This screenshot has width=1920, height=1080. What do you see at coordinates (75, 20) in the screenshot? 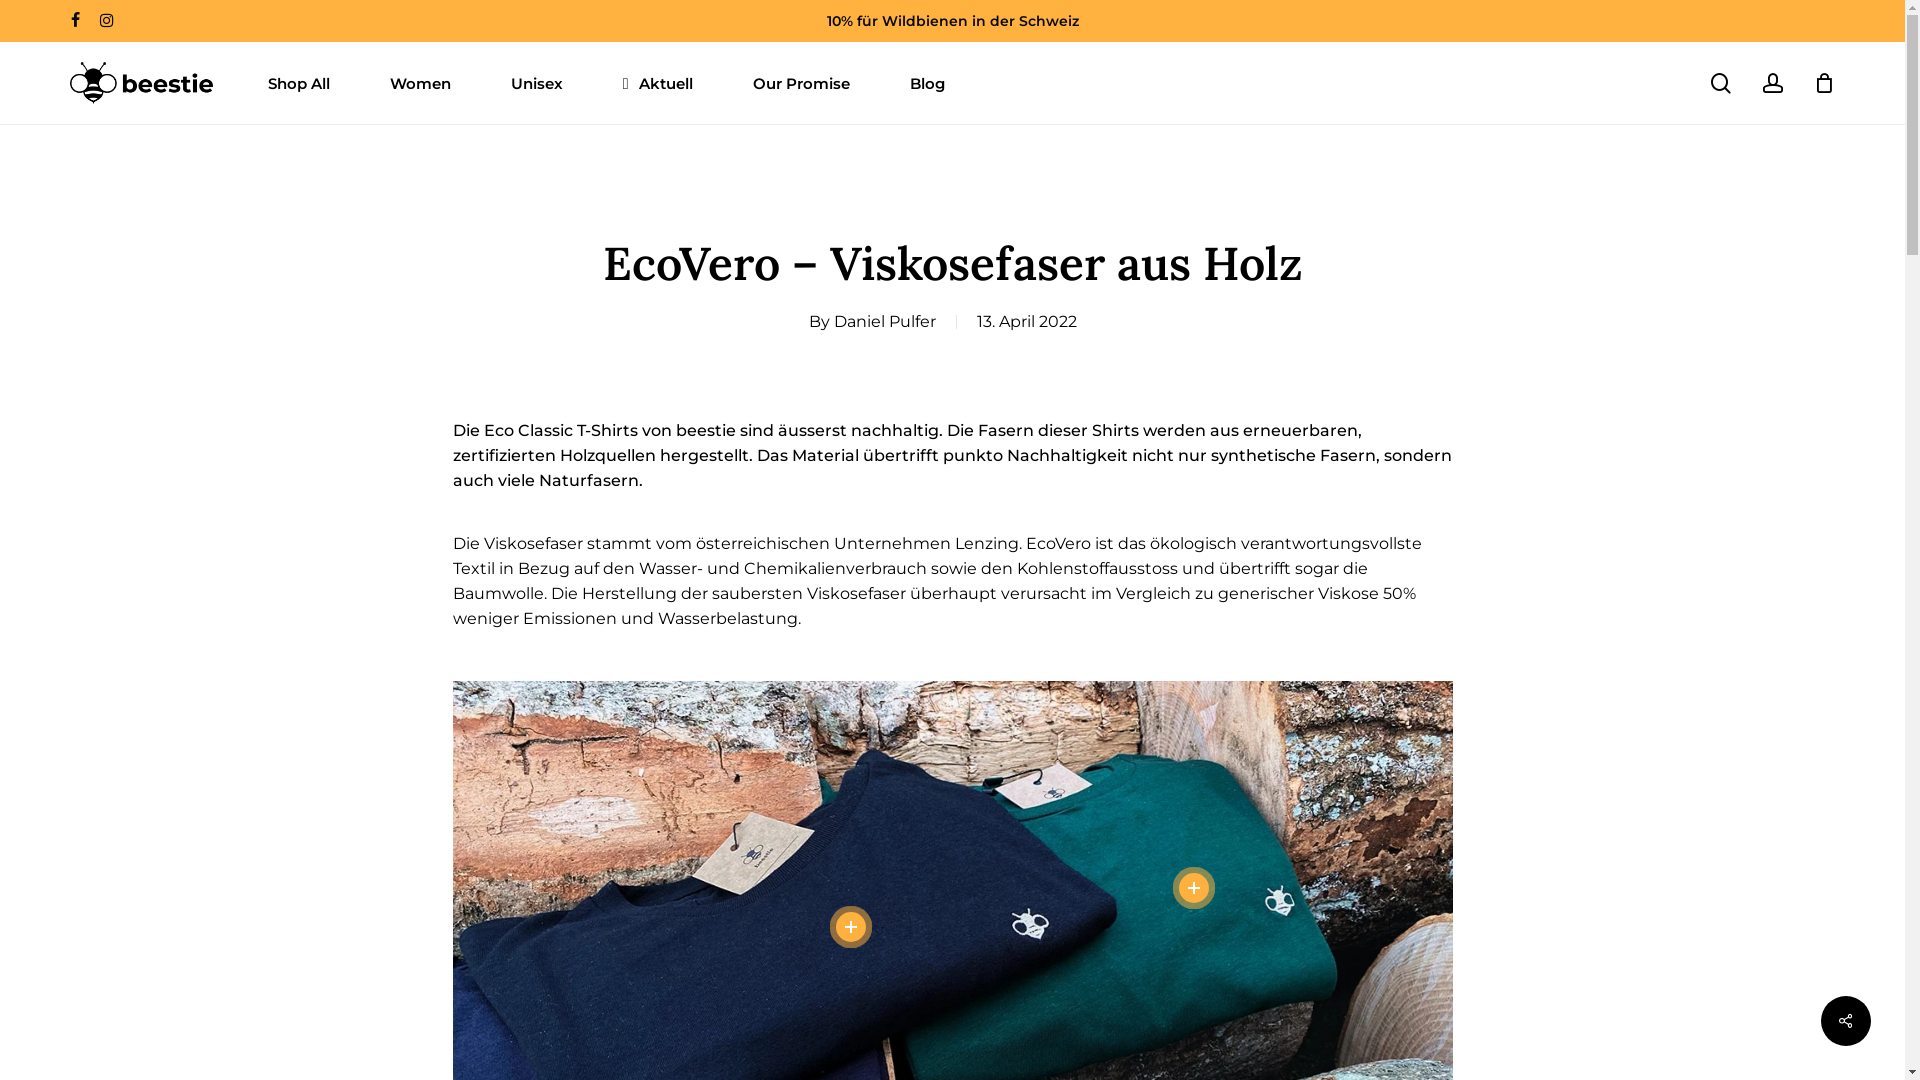
I see `'facebook'` at bounding box center [75, 20].